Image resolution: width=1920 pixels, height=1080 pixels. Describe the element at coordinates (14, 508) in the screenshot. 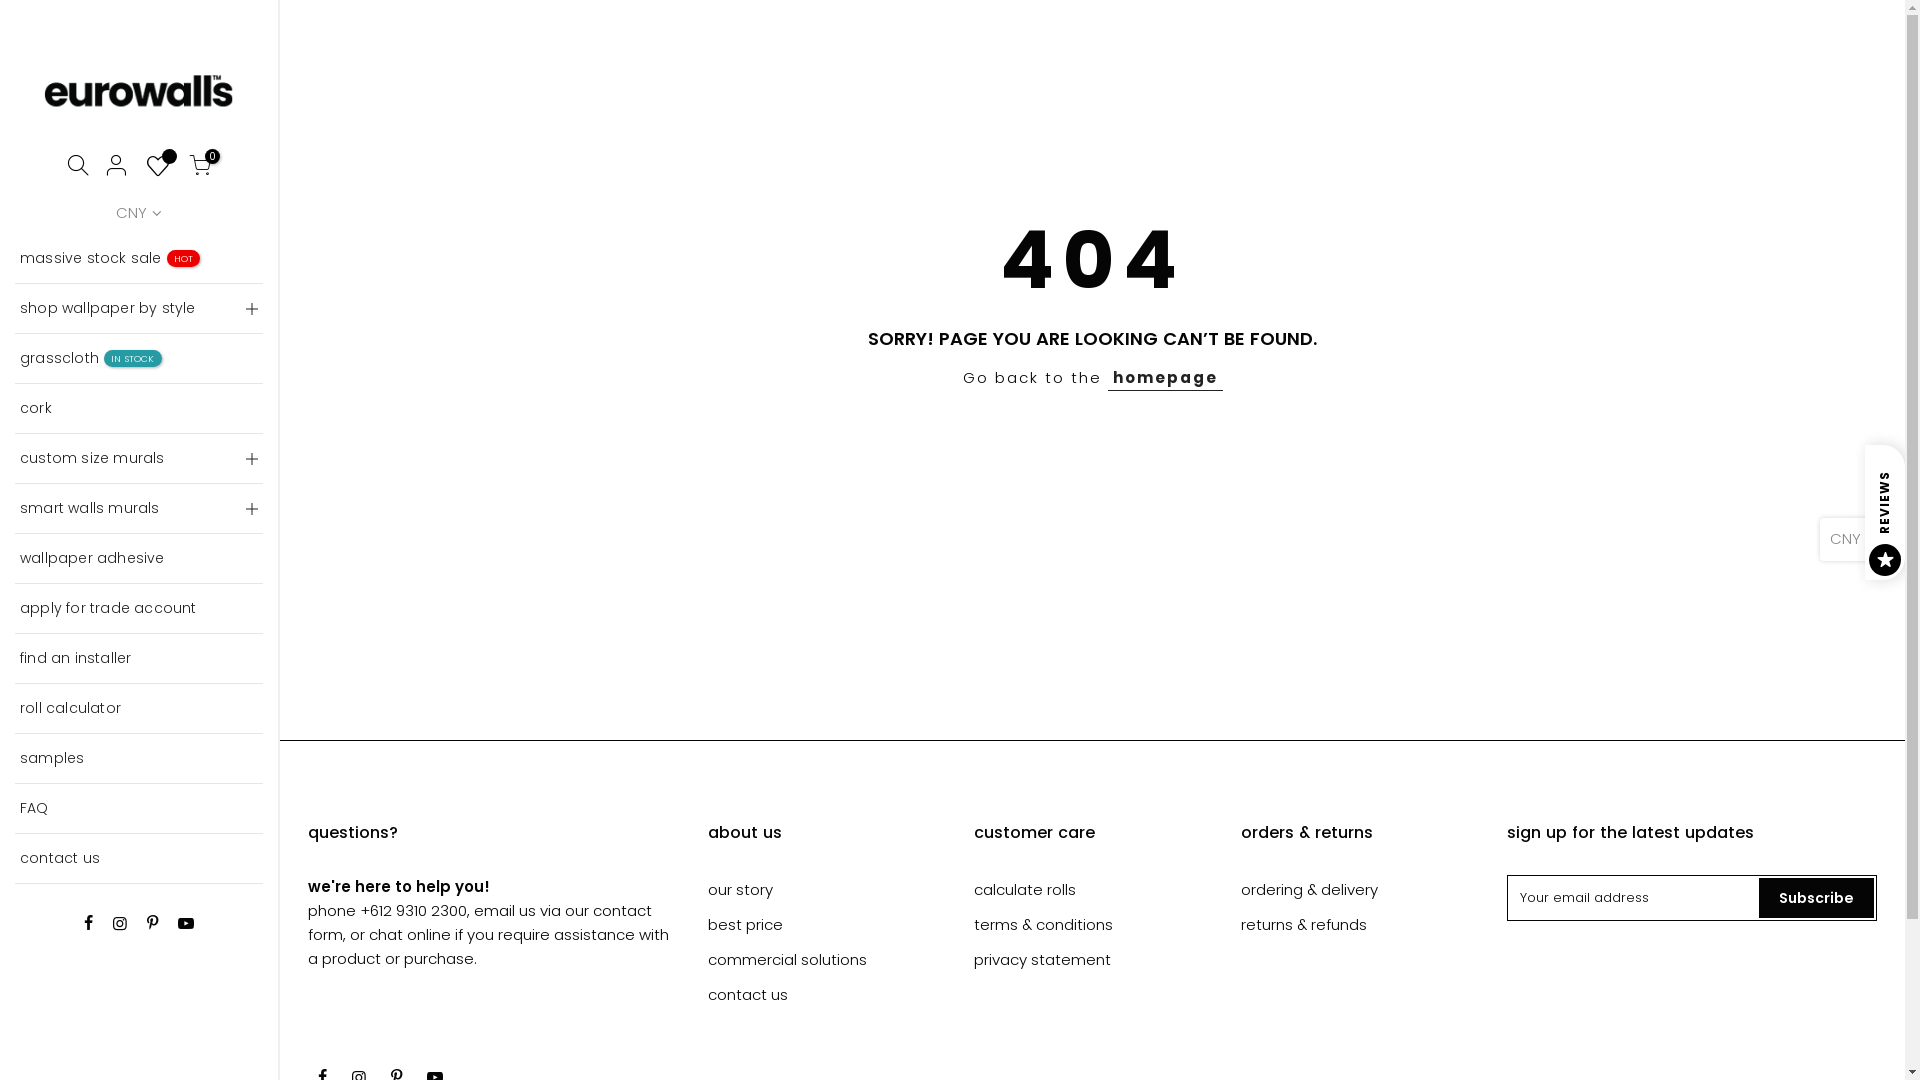

I see `'smart walls murals'` at that location.